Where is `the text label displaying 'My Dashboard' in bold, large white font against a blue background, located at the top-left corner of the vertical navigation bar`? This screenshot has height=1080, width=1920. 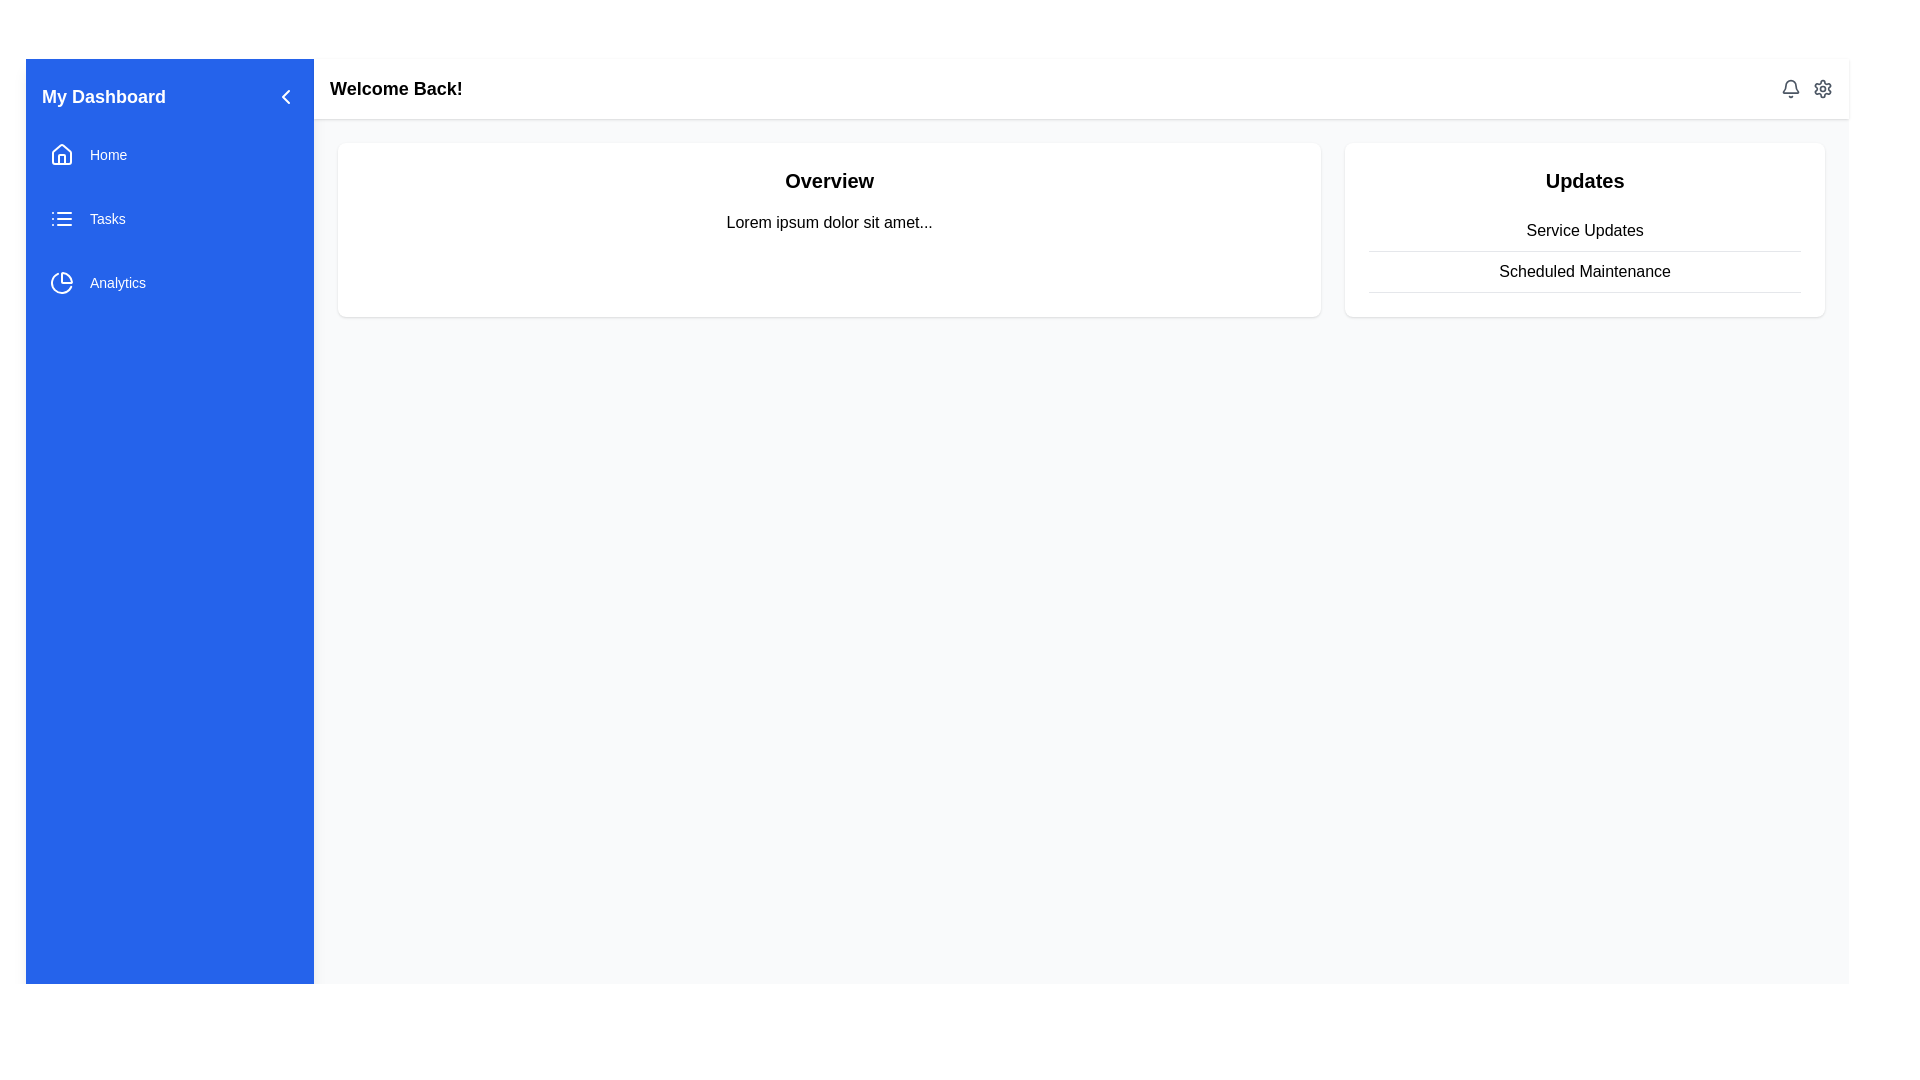
the text label displaying 'My Dashboard' in bold, large white font against a blue background, located at the top-left corner of the vertical navigation bar is located at coordinates (103, 96).